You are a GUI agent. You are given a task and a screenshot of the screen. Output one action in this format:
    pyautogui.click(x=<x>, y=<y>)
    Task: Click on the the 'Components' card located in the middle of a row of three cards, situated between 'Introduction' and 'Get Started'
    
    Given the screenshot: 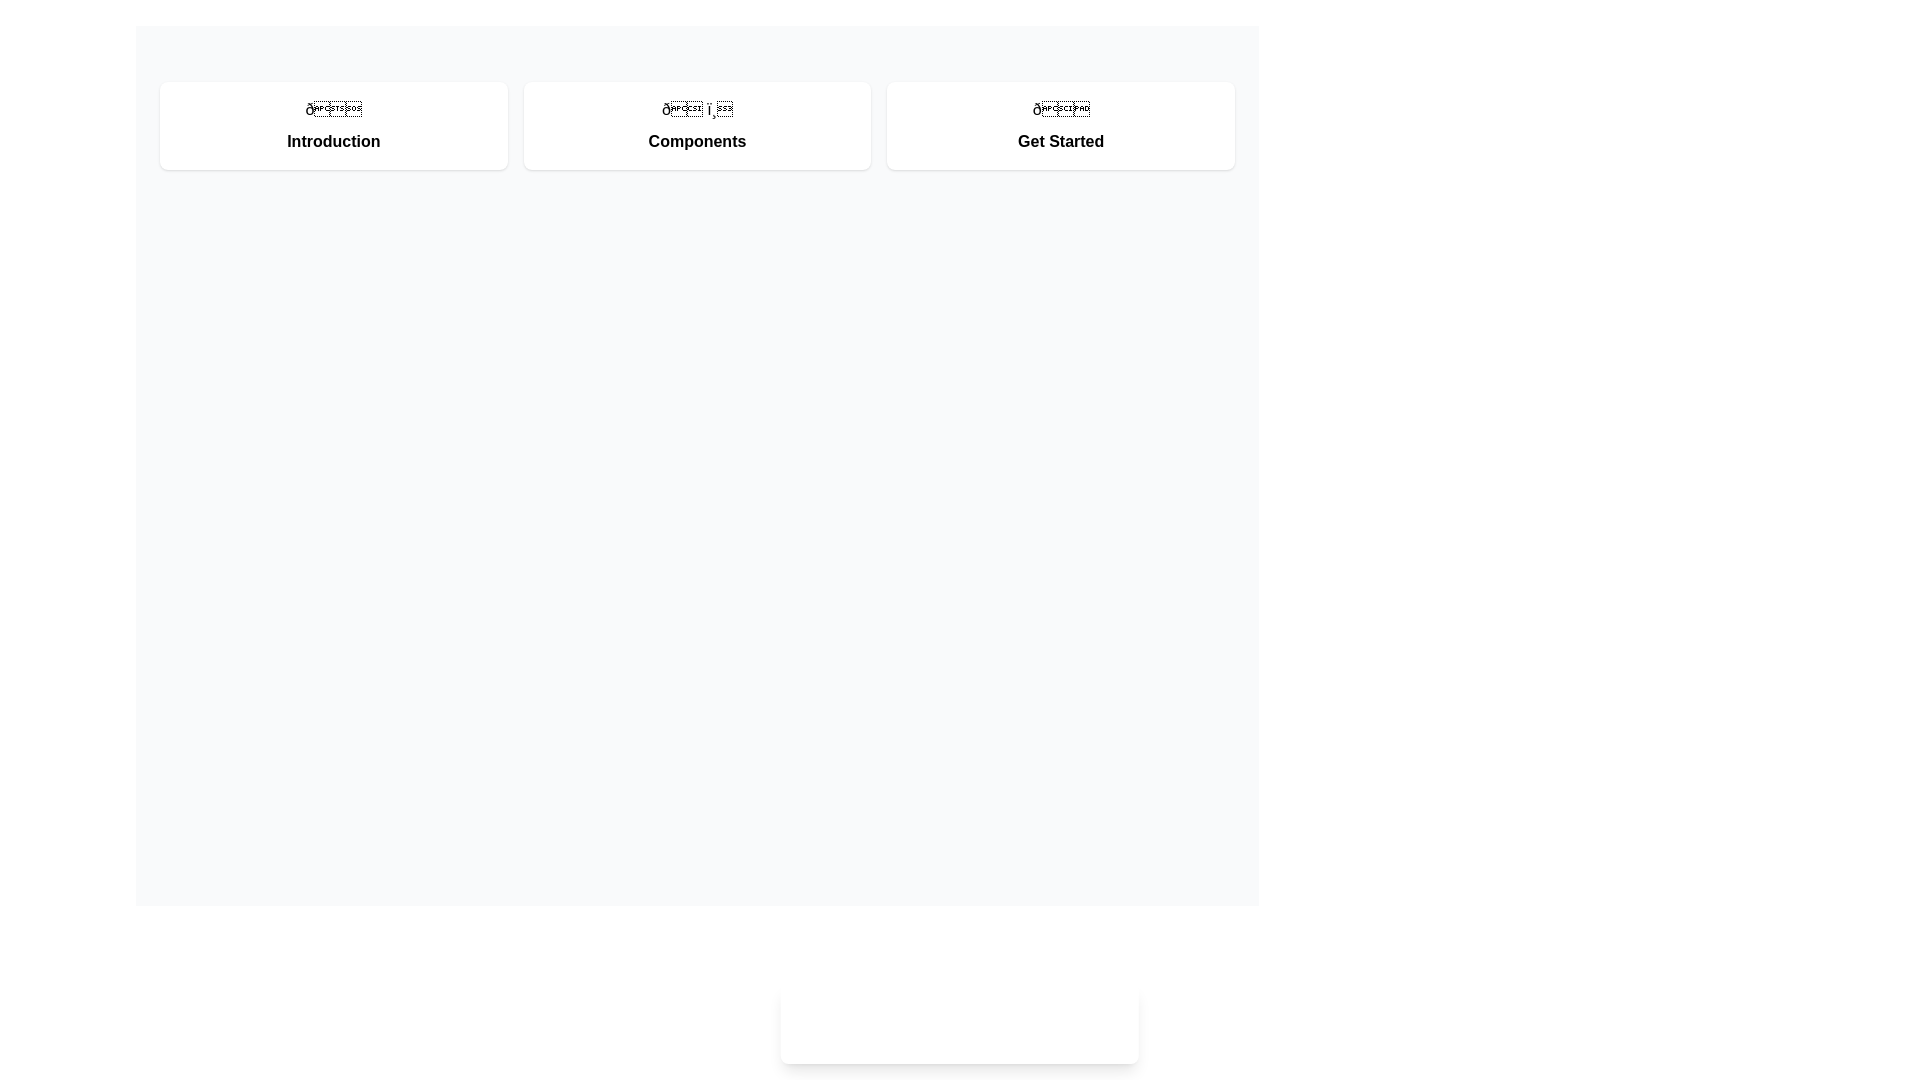 What is the action you would take?
    pyautogui.click(x=697, y=126)
    